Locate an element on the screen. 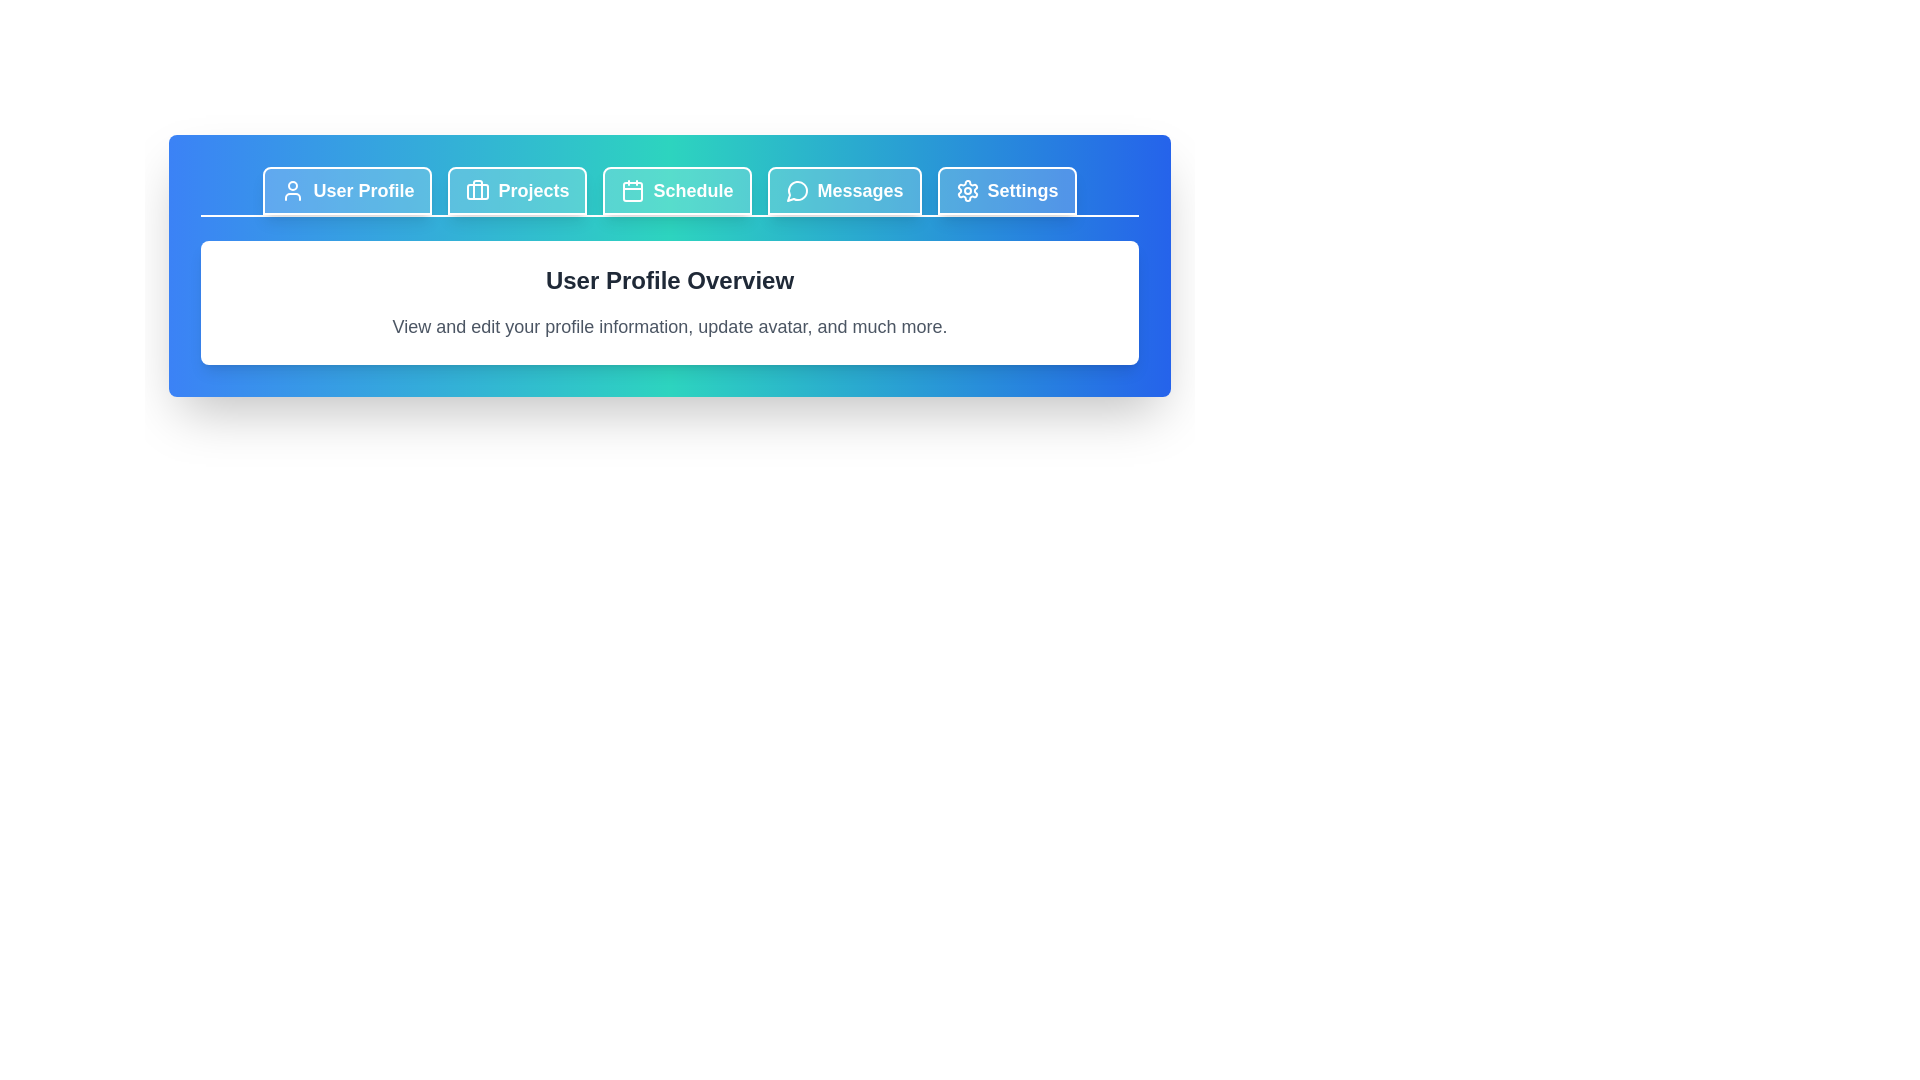 The height and width of the screenshot is (1080, 1920). the user profile icon located in the top-left region of the application interface, inside the 'User Profile' tab is located at coordinates (292, 191).